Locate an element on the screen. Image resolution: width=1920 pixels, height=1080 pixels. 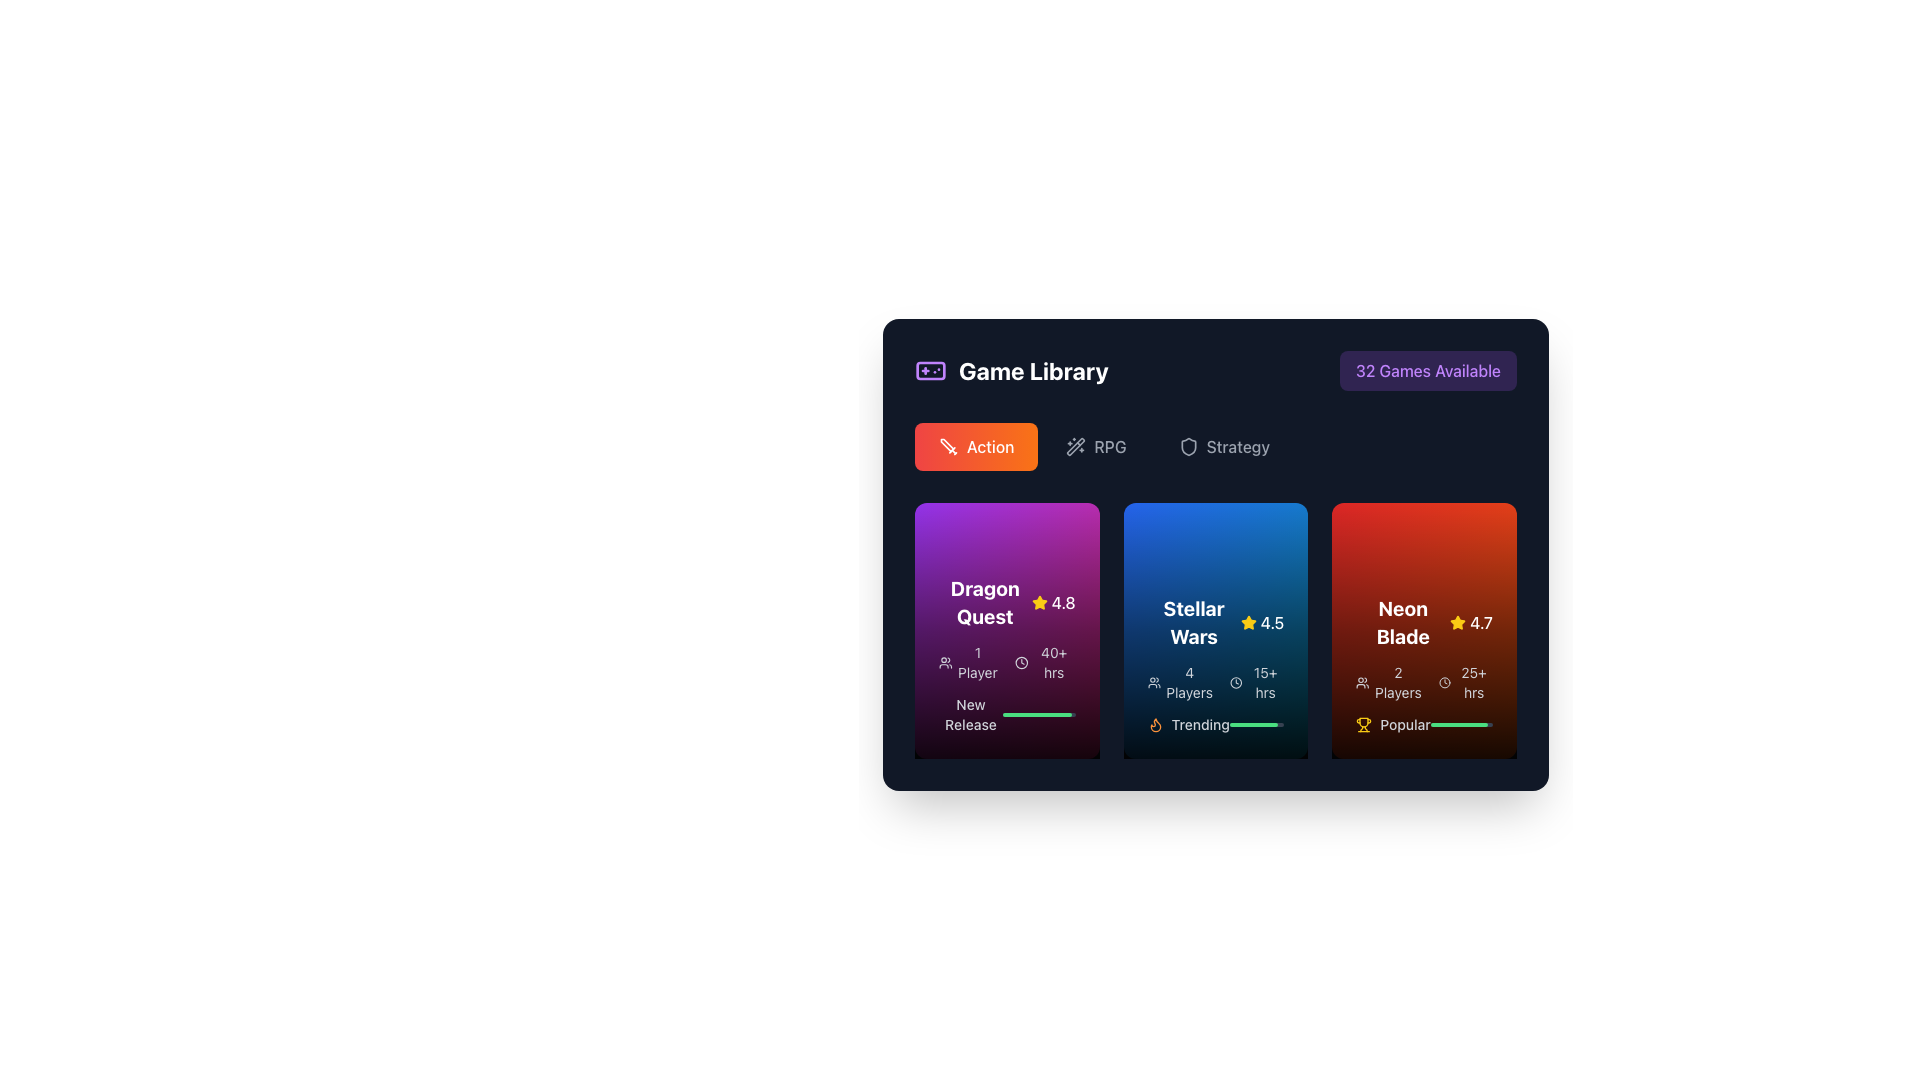
the informational text about the game 'Dragon Quest' that displays the number of players and gameplay duration, located below the title and rating section is located at coordinates (1007, 663).